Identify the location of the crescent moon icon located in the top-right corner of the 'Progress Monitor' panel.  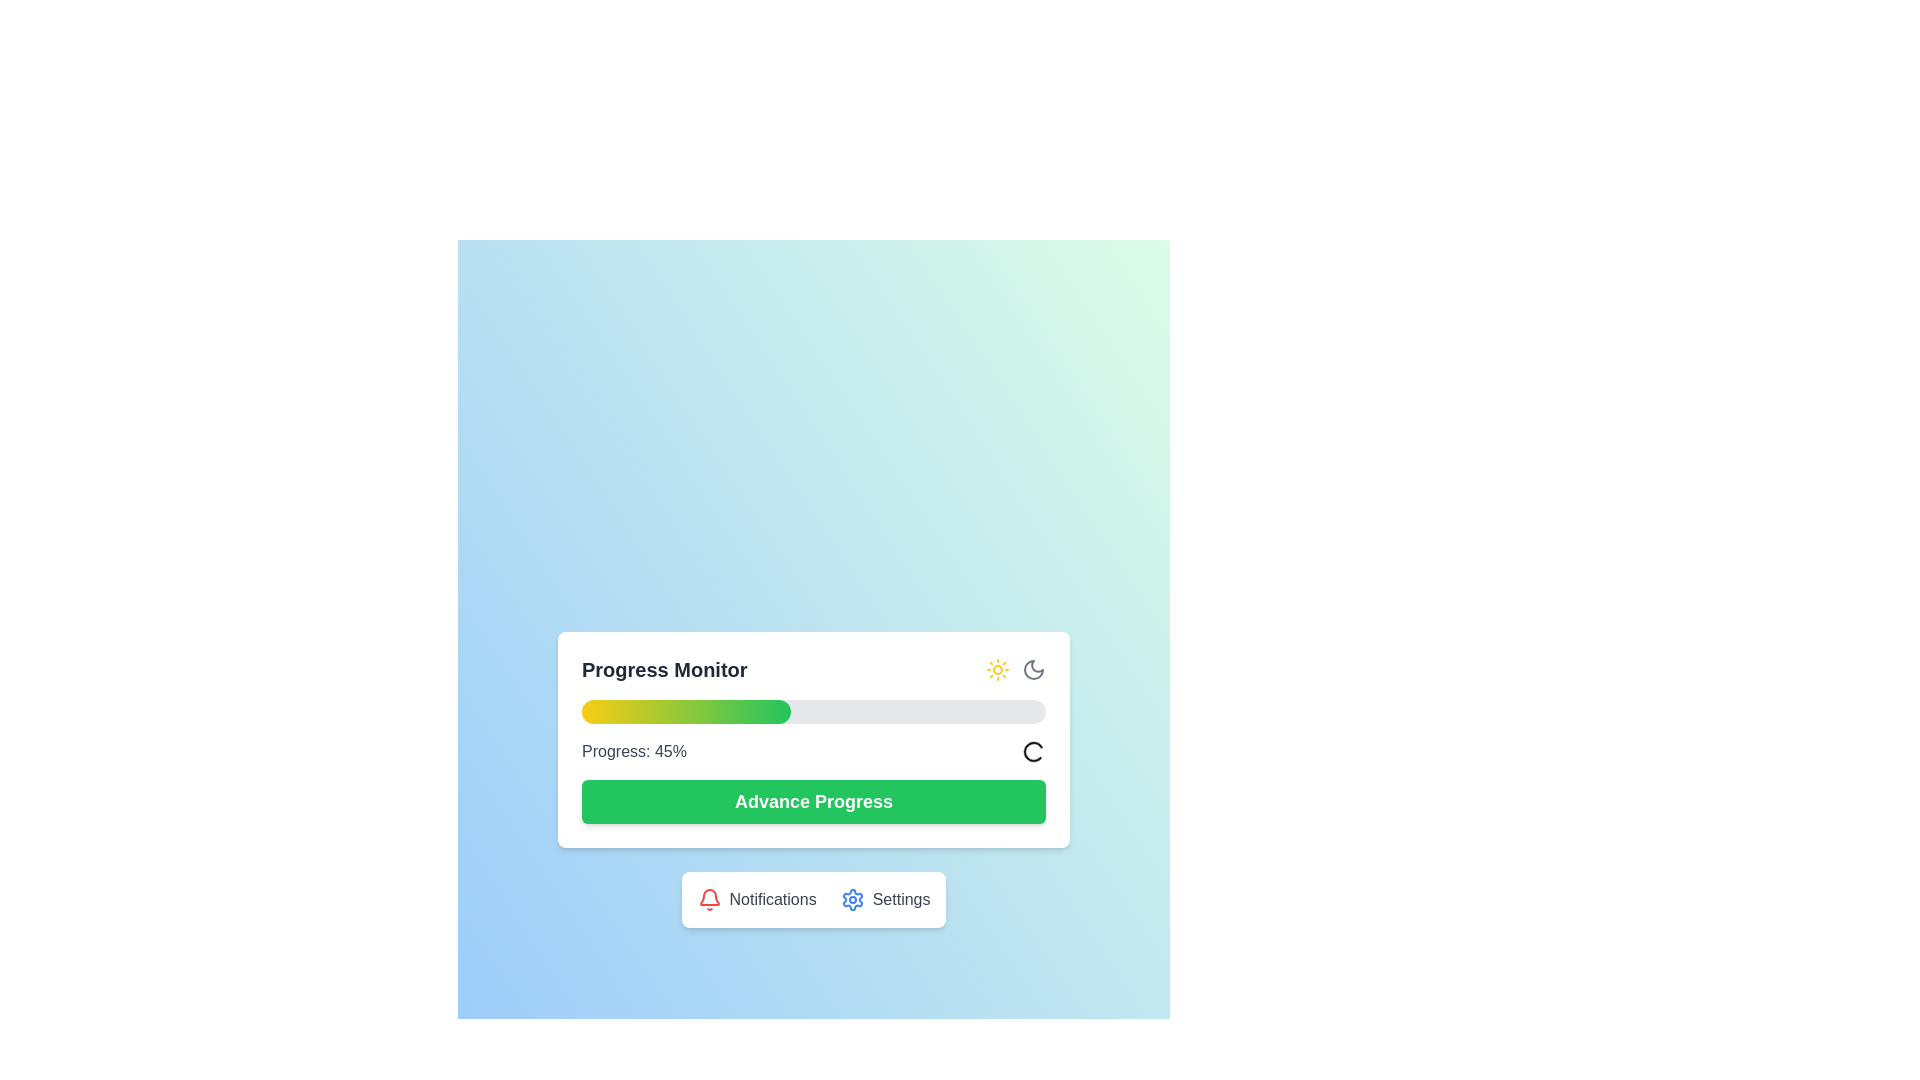
(1033, 670).